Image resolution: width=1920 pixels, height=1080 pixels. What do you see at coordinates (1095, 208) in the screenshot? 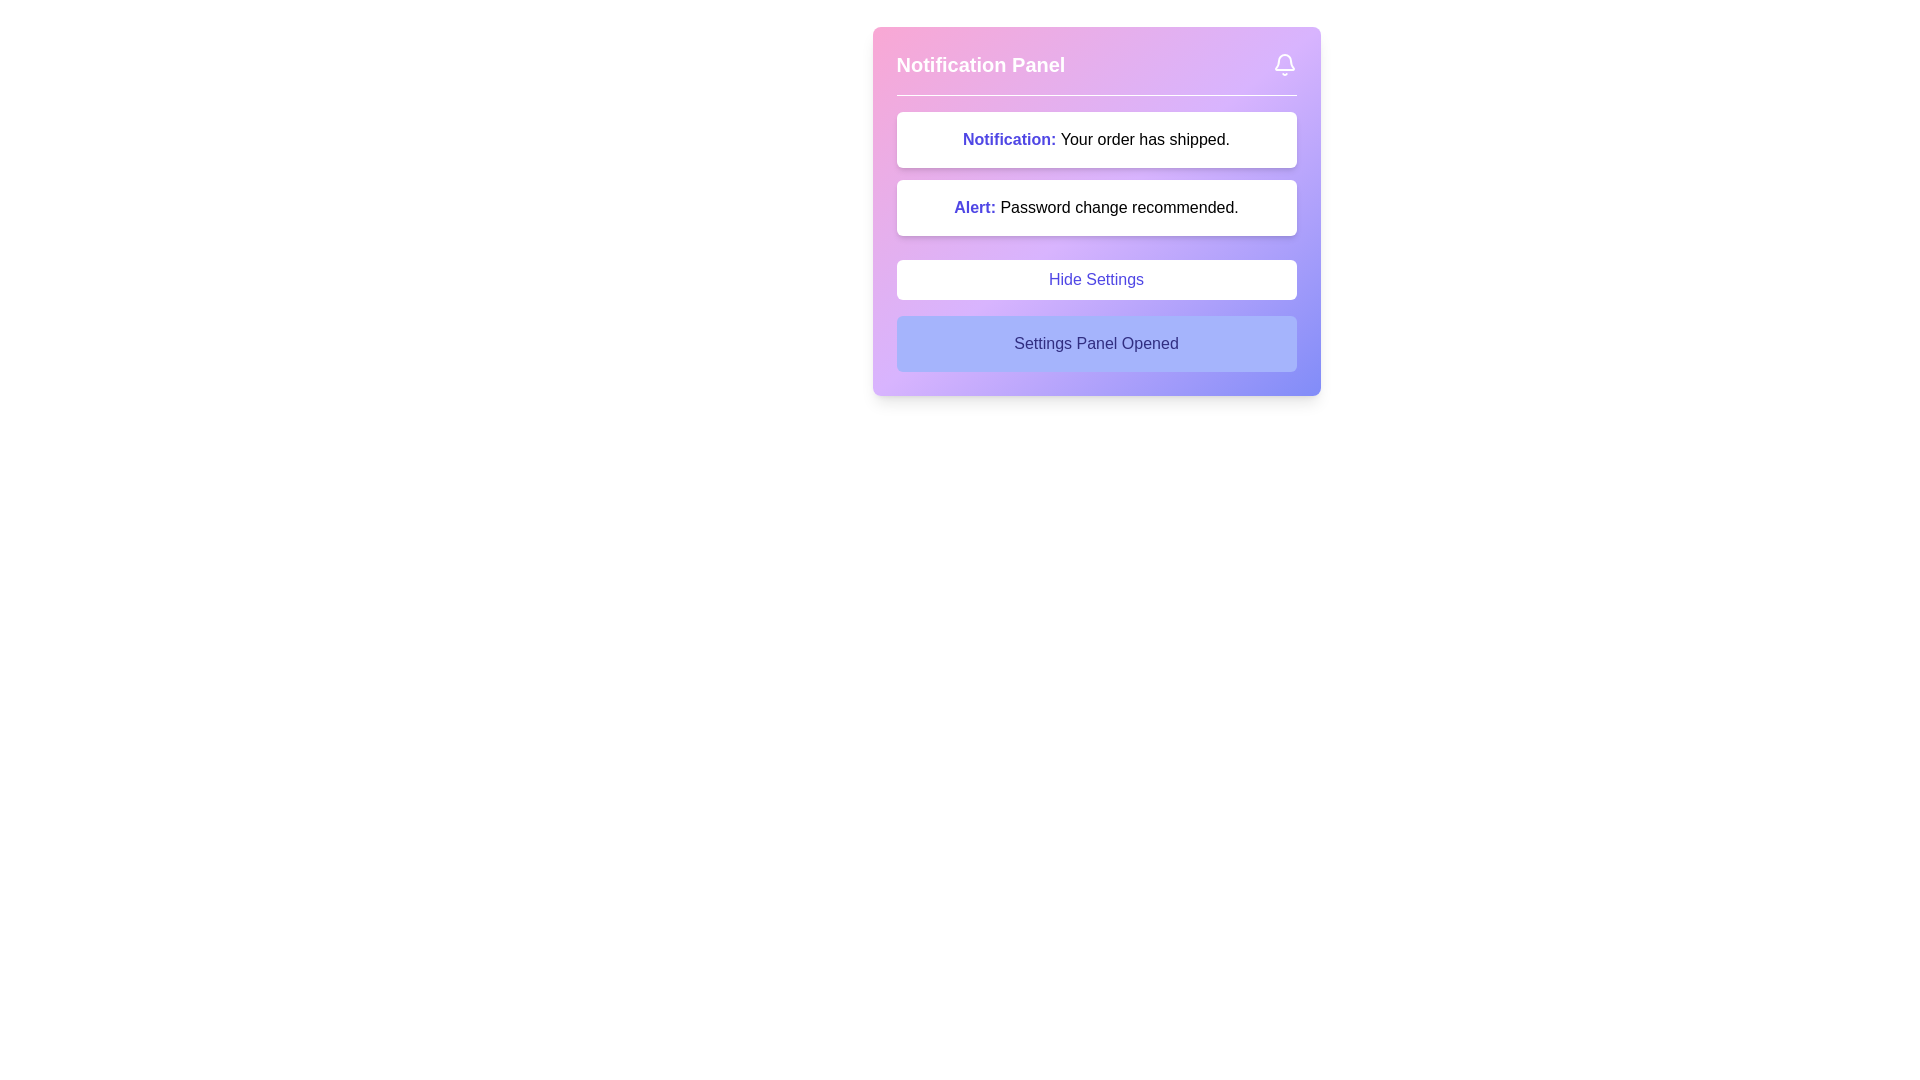
I see `notification from the Notification Box displaying 'Alert: Password change recommended.' with bold indigo text` at bounding box center [1095, 208].